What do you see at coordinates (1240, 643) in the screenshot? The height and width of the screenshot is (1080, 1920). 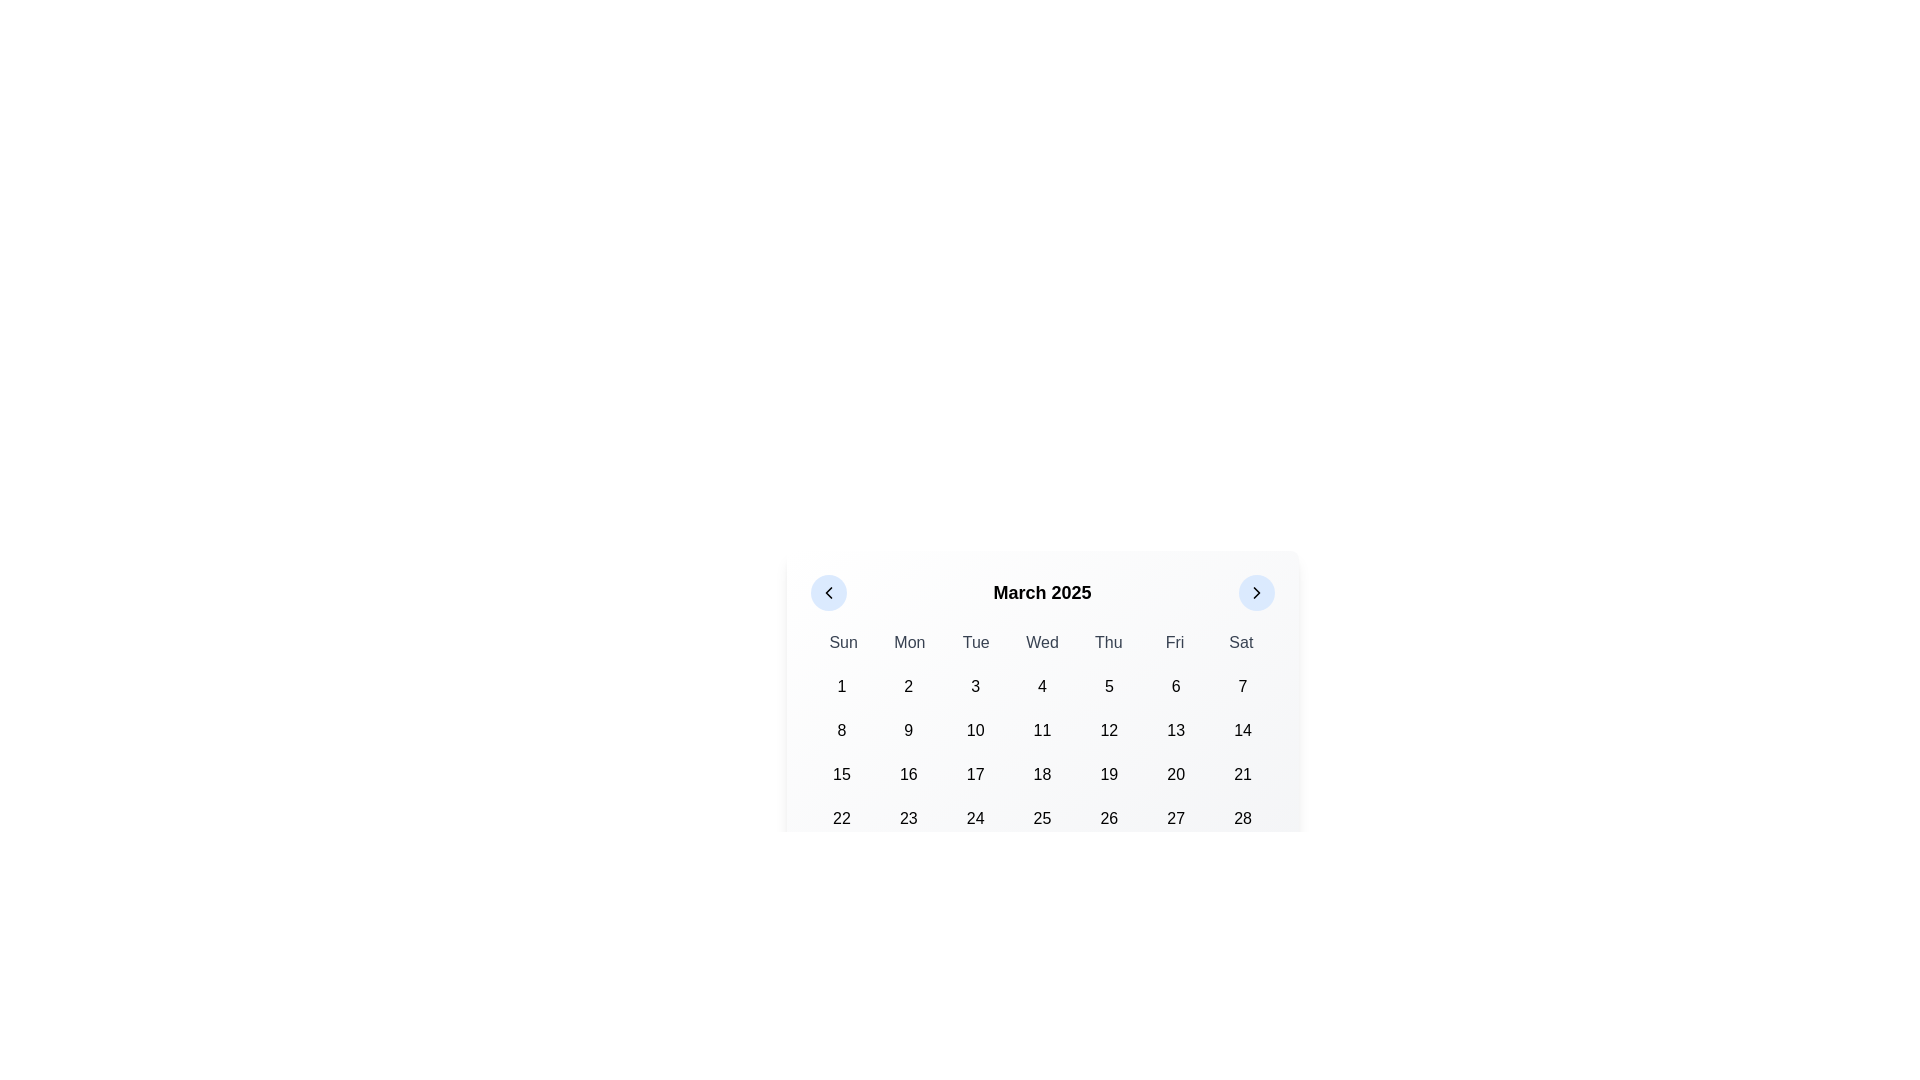 I see `the text label displaying 'Sat', which is the last item in a row of weekday names at the top of the calendar grid` at bounding box center [1240, 643].